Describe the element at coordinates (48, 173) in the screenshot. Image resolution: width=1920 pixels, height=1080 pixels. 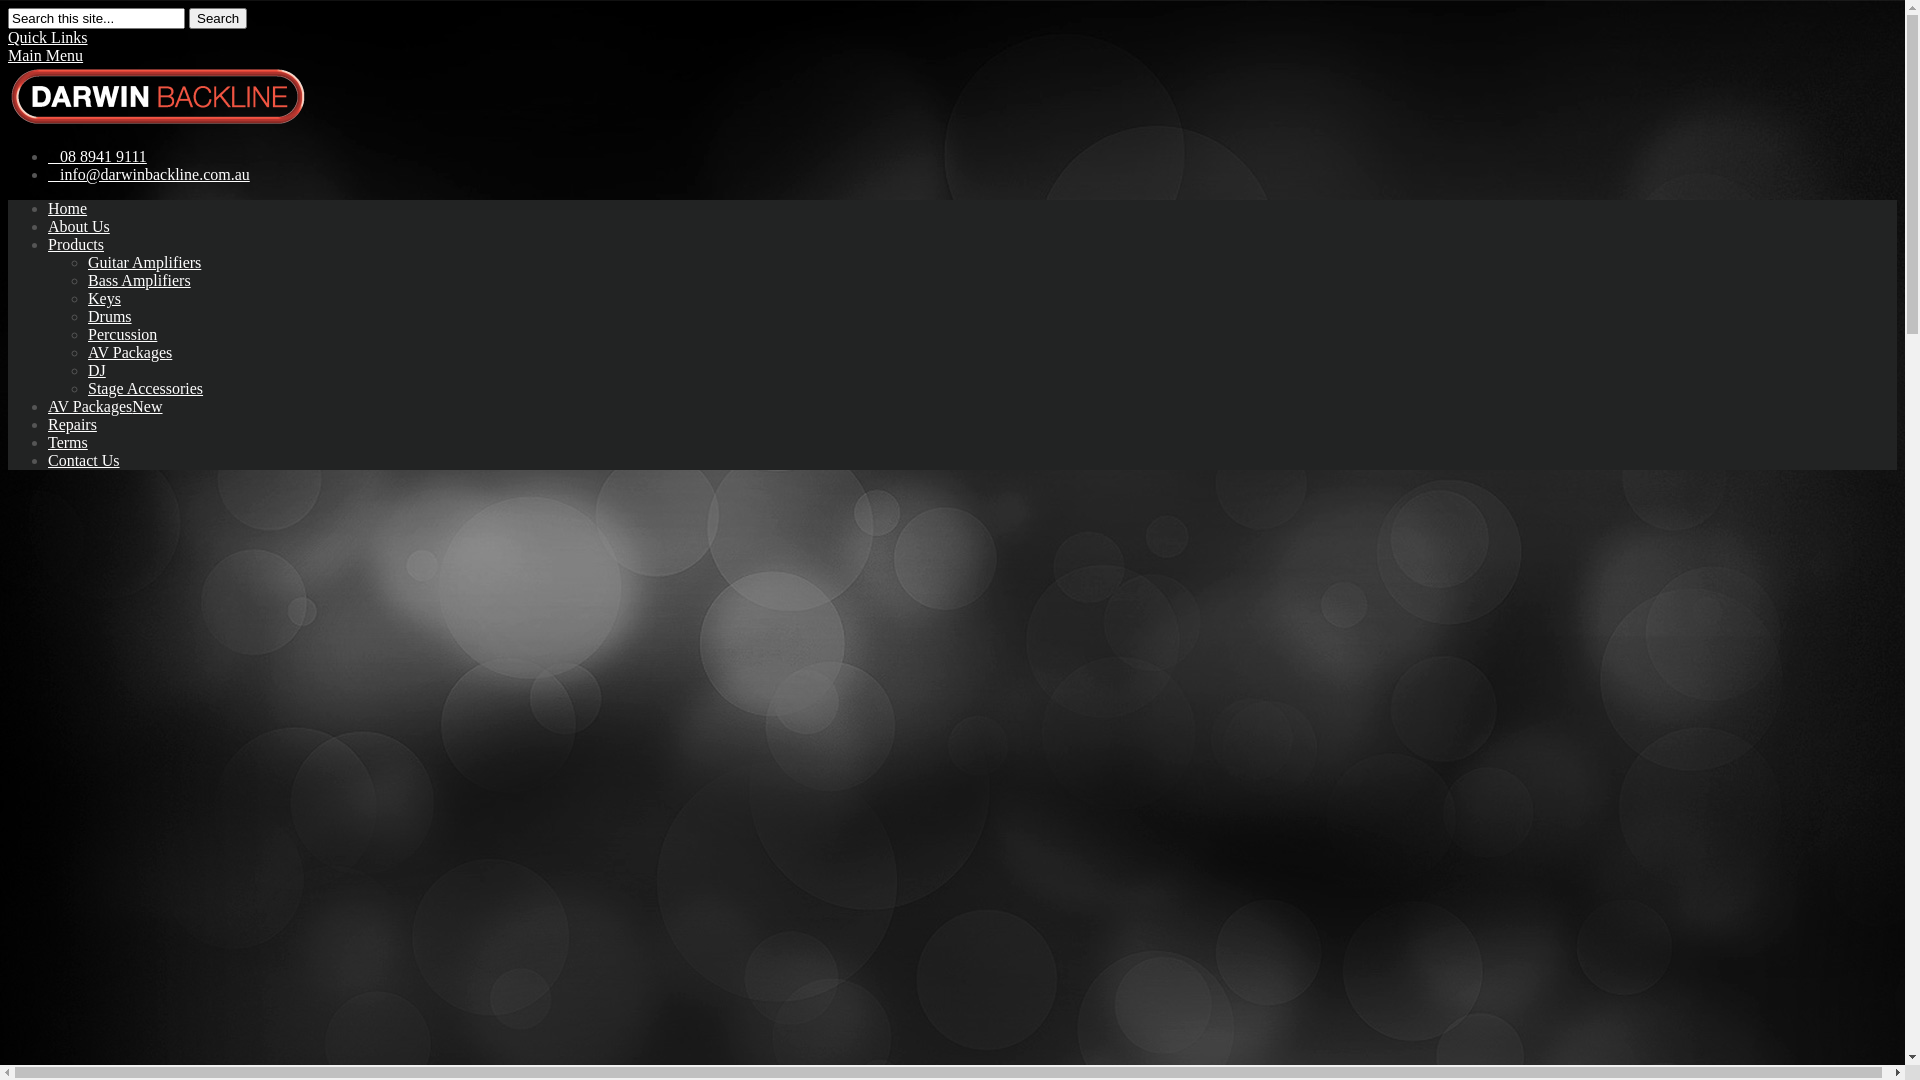
I see `'   info@darwinbackline.com.au'` at that location.